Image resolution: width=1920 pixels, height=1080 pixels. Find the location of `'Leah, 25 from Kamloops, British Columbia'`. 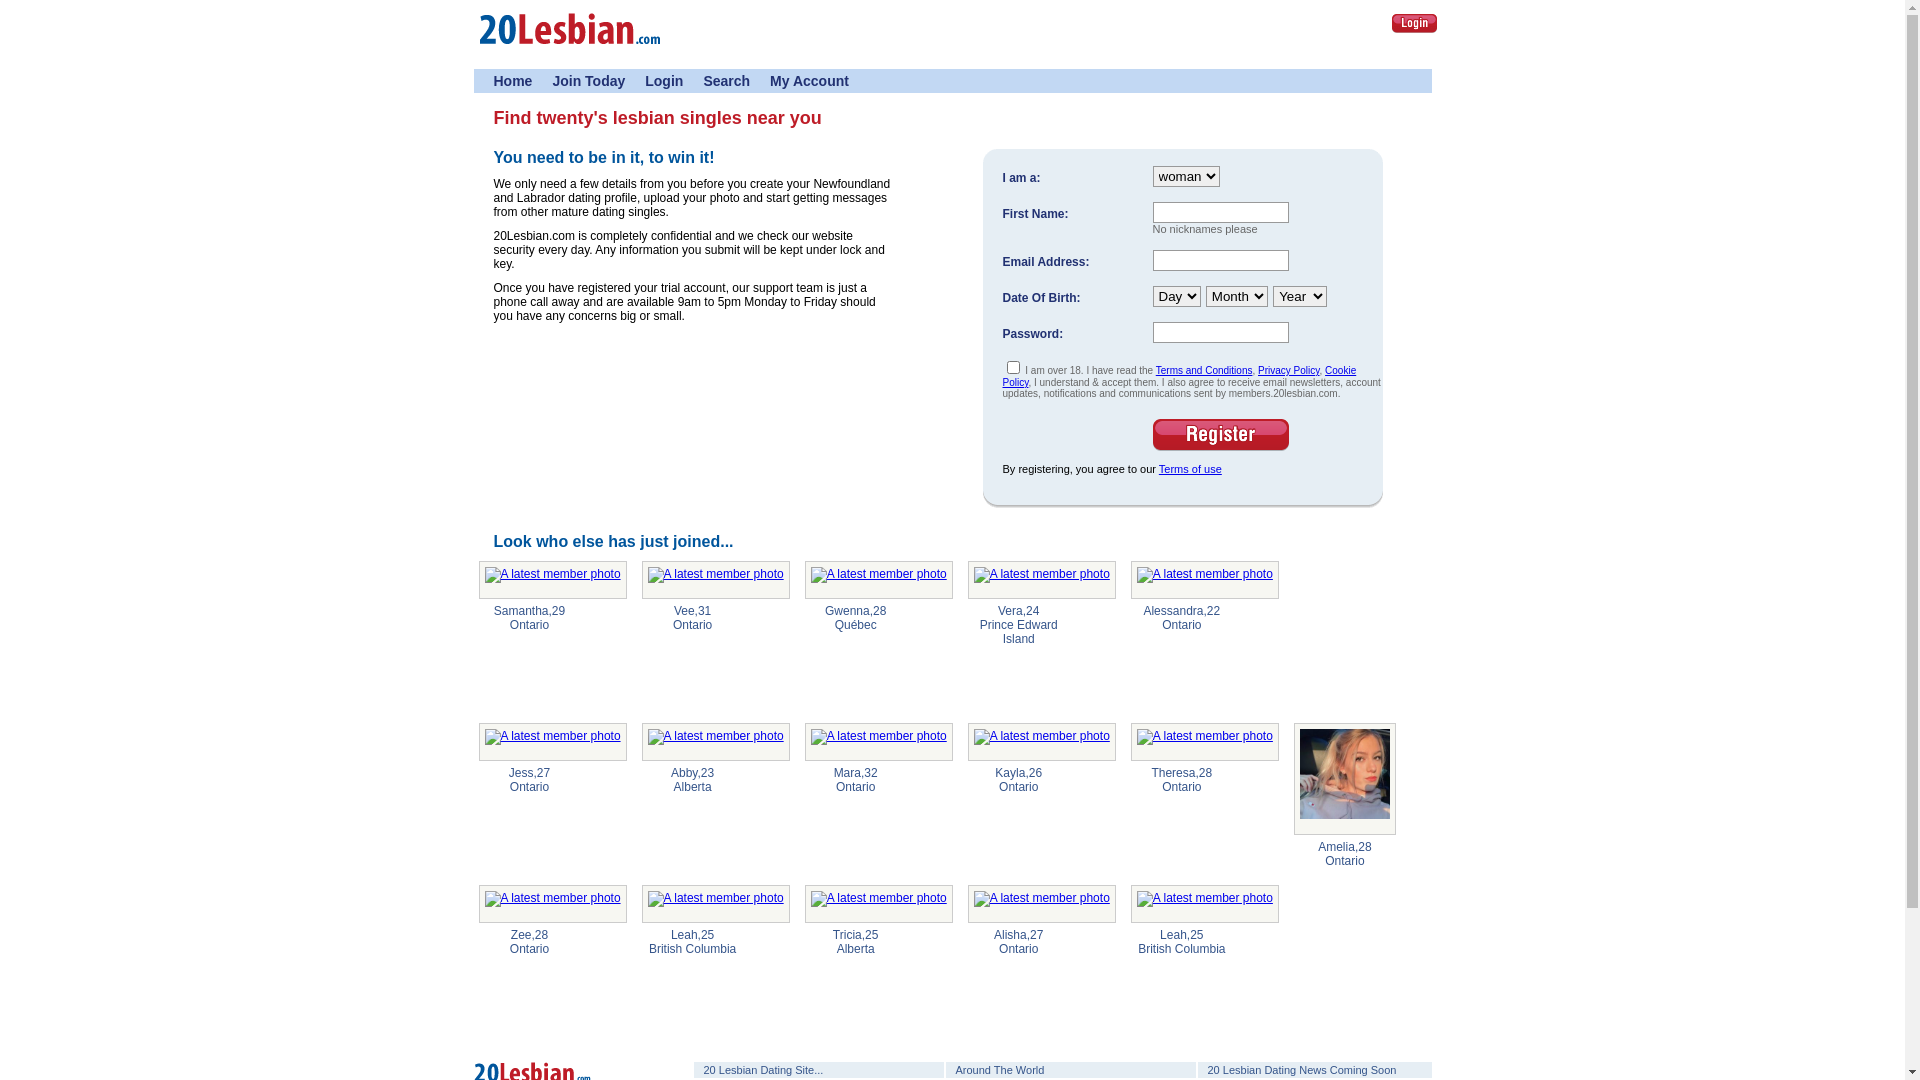

'Leah, 25 from Kamloops, British Columbia' is located at coordinates (642, 903).